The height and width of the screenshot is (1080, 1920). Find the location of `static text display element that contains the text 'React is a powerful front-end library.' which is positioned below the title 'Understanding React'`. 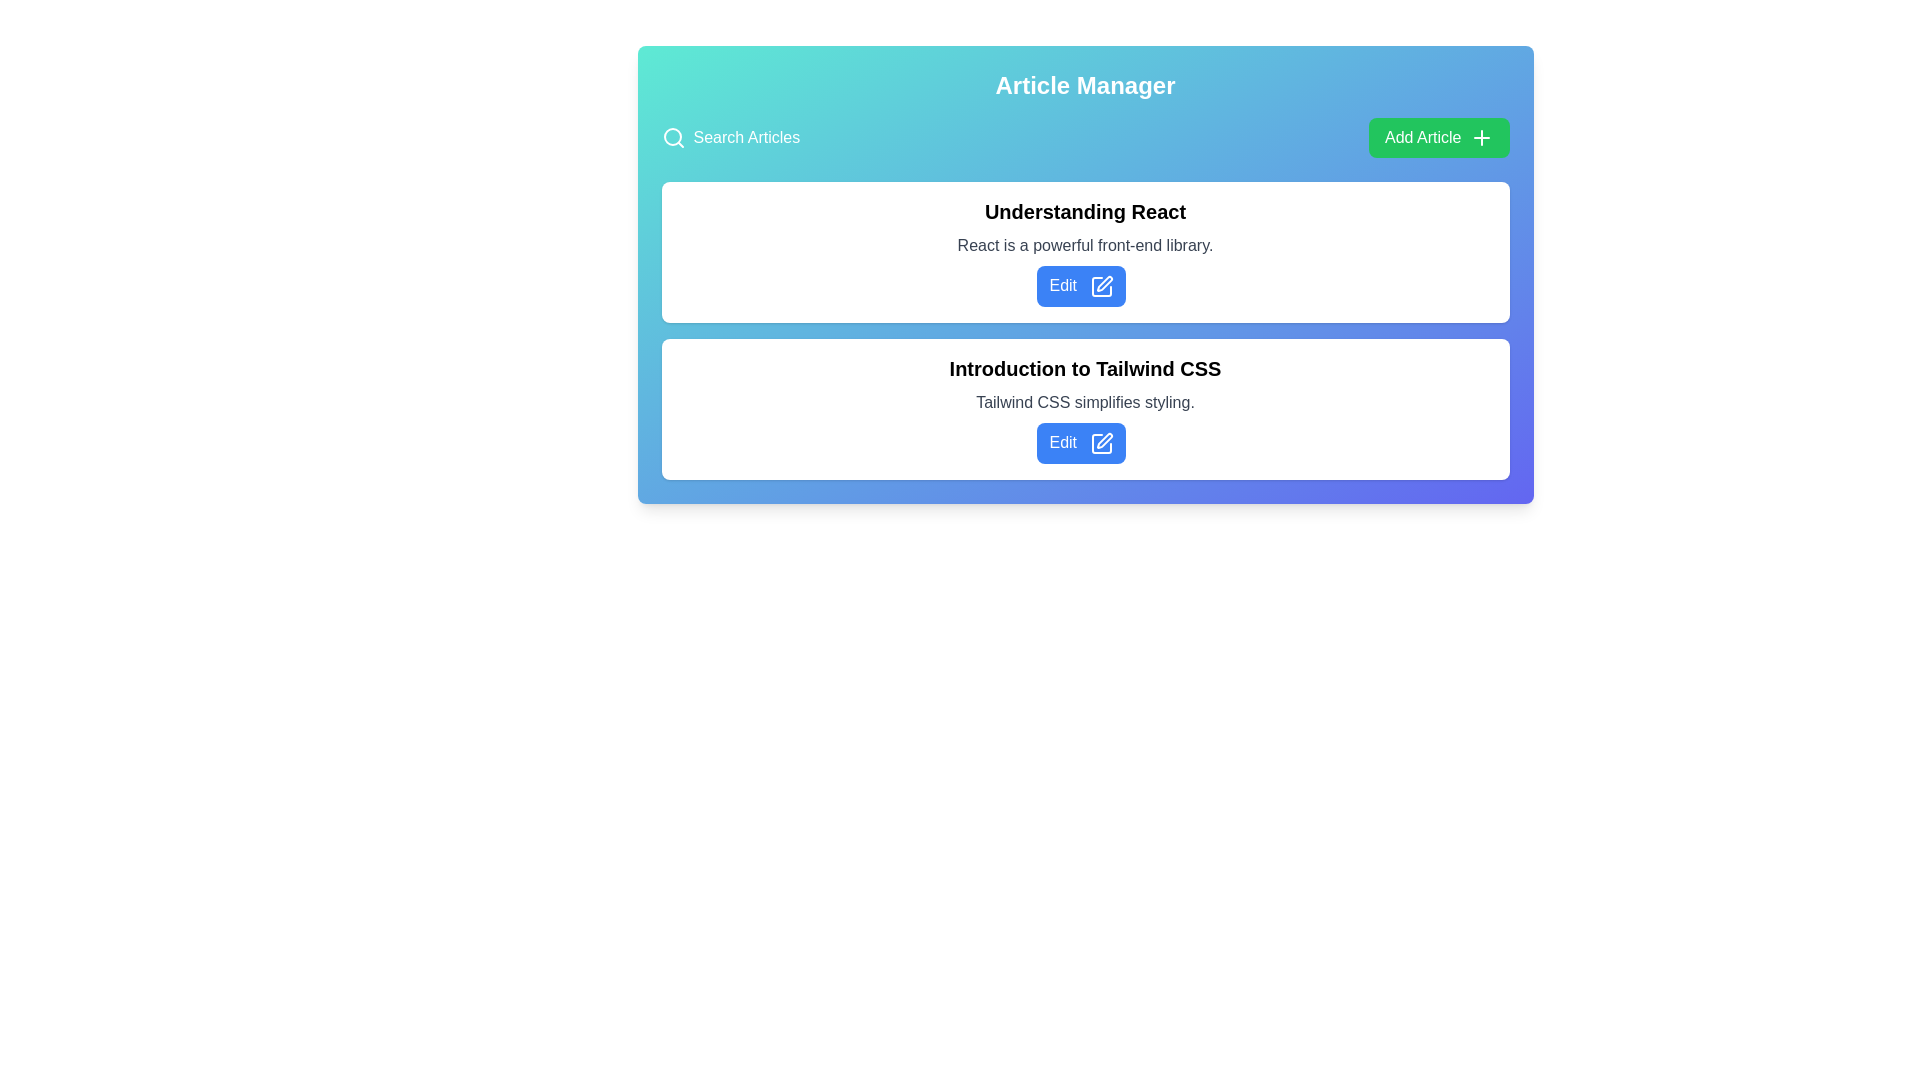

static text display element that contains the text 'React is a powerful front-end library.' which is positioned below the title 'Understanding React' is located at coordinates (1084, 245).